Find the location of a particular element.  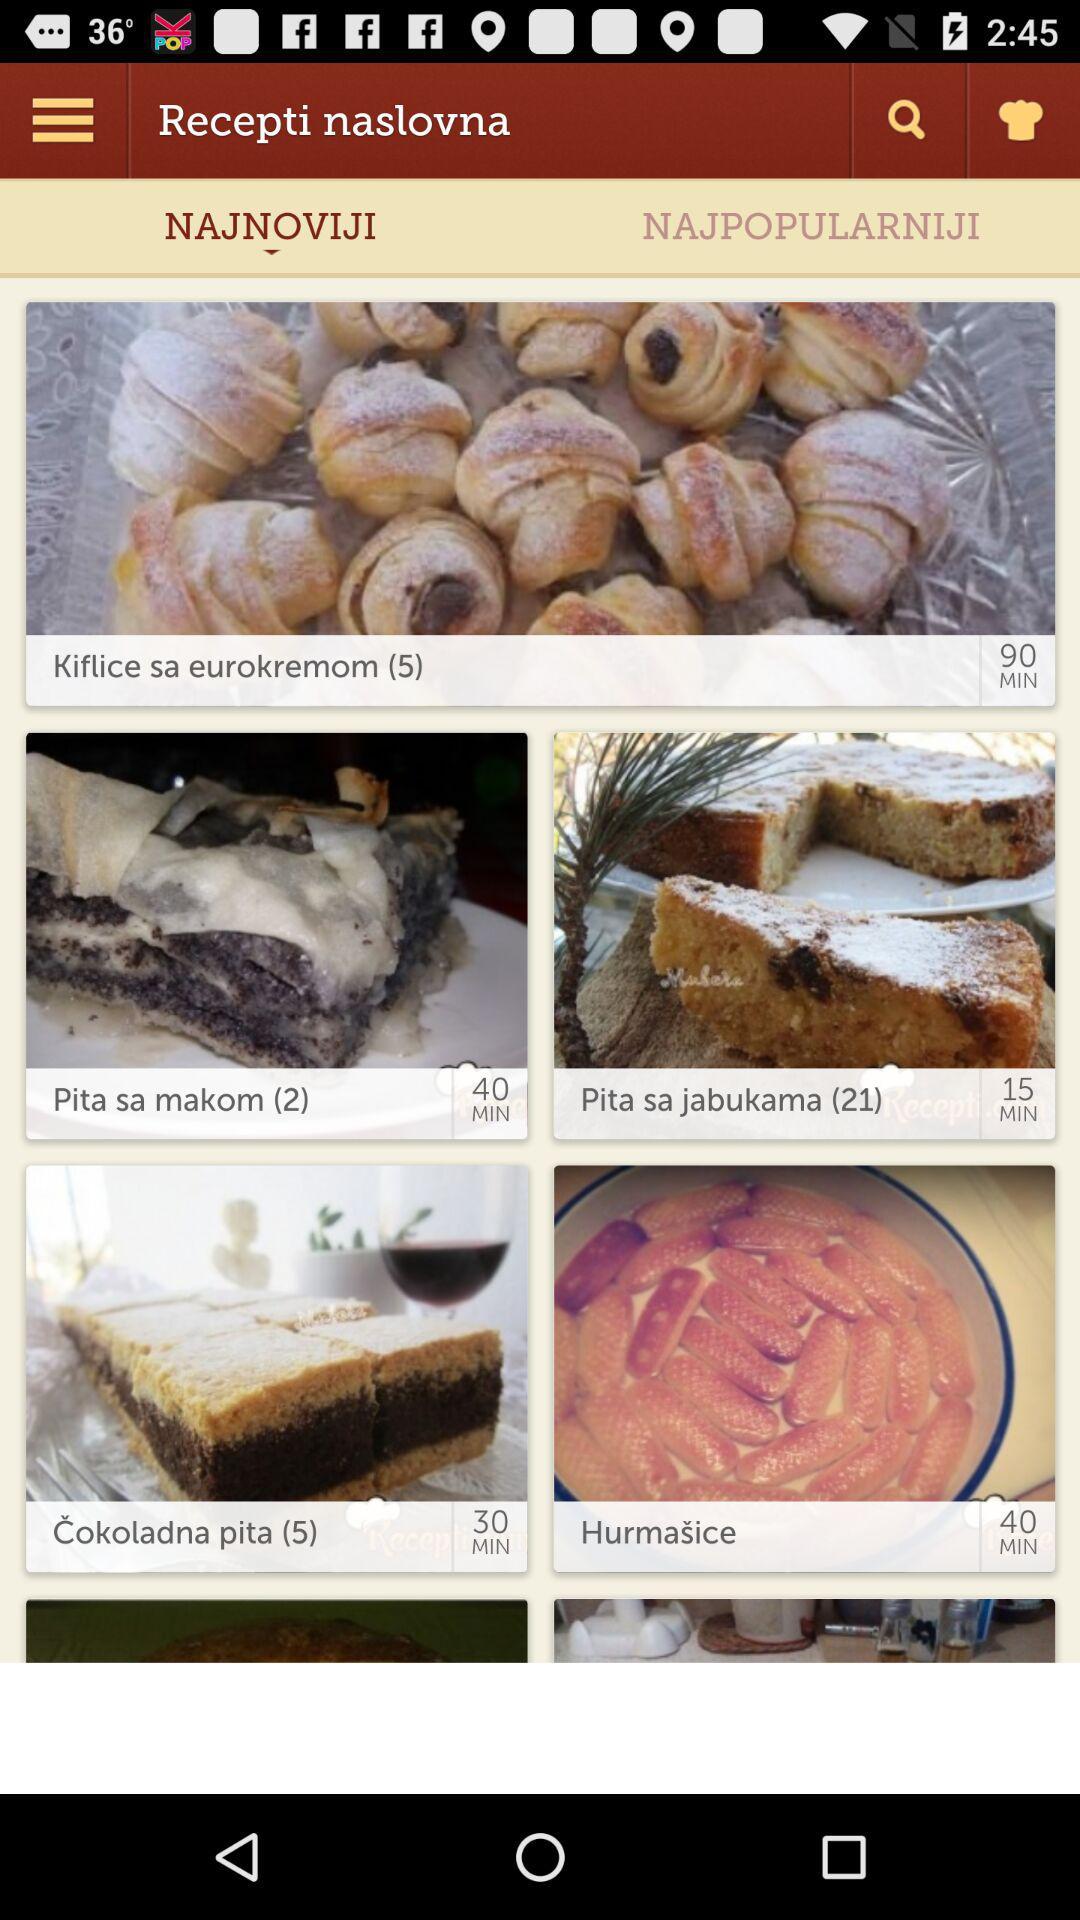

menu is located at coordinates (64, 119).